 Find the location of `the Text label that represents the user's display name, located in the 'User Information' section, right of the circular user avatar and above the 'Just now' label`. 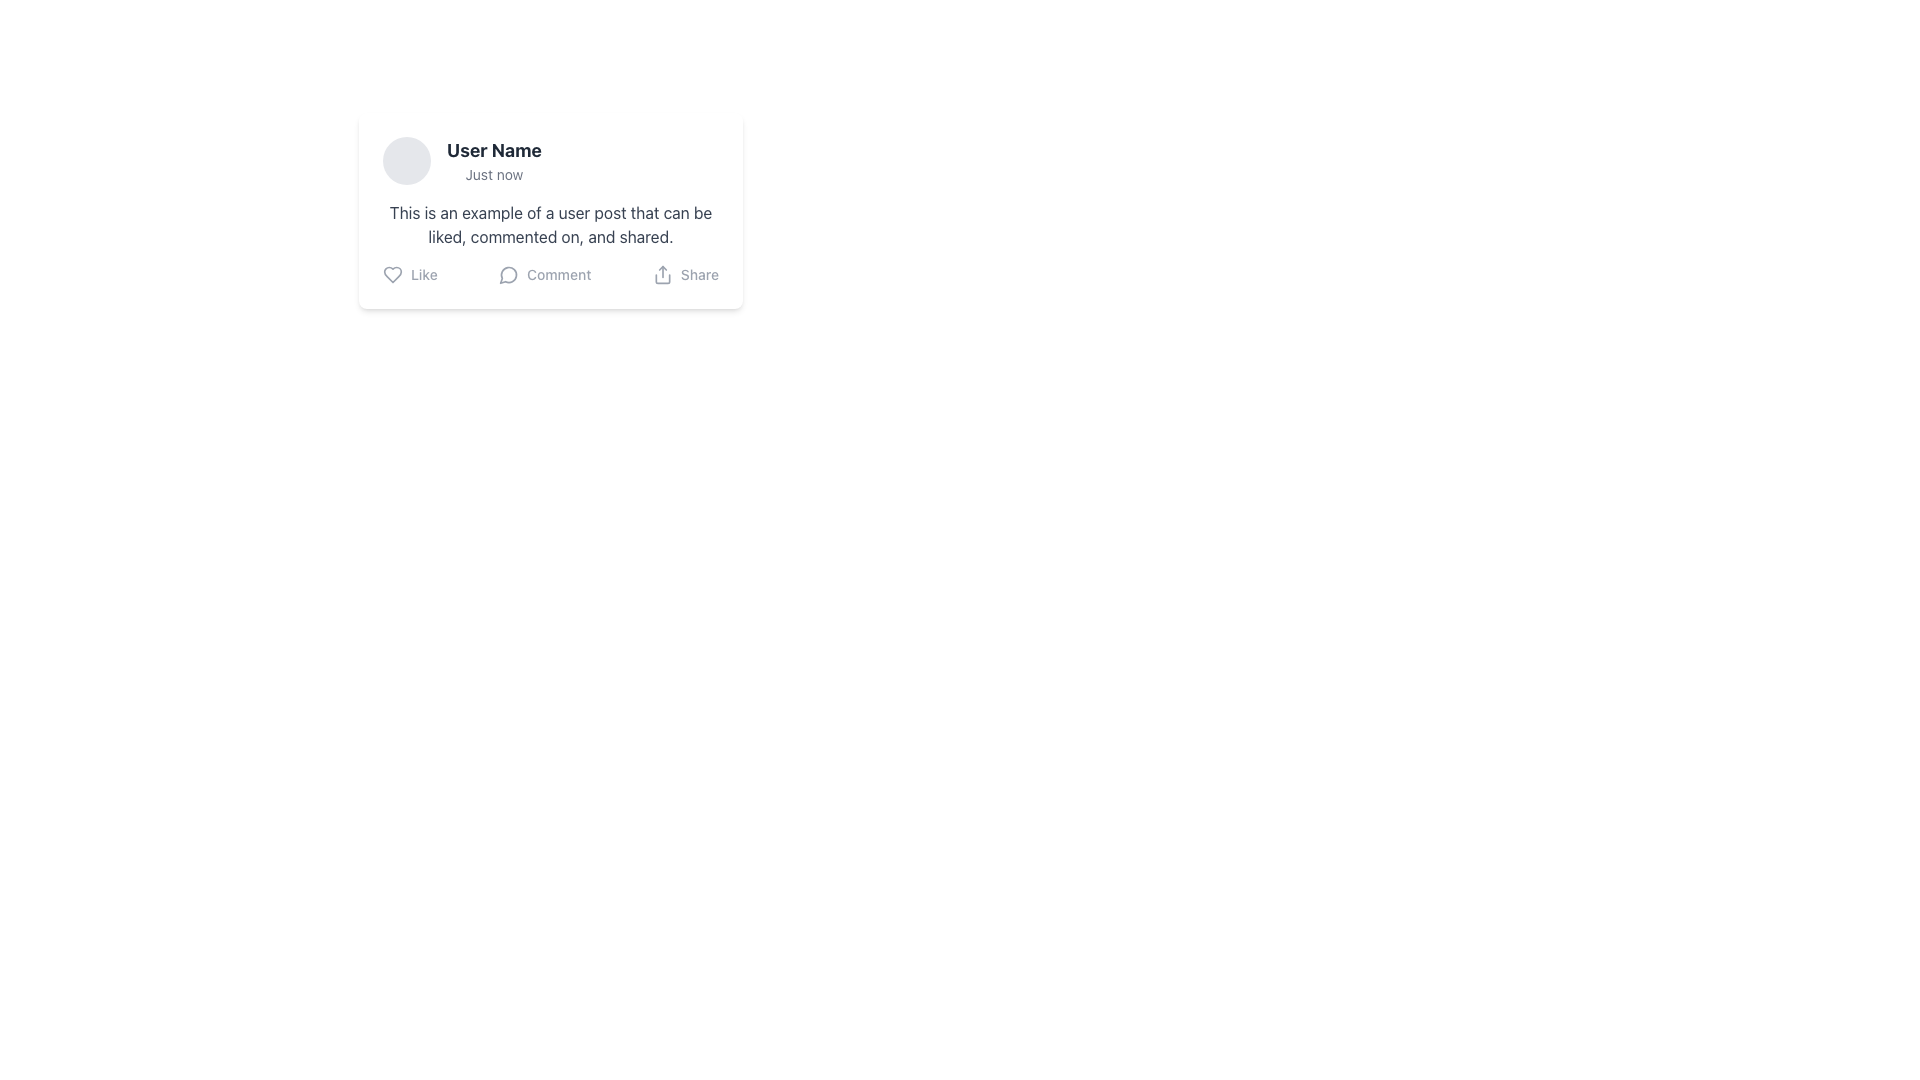

the Text label that represents the user's display name, located in the 'User Information' section, right of the circular user avatar and above the 'Just now' label is located at coordinates (494, 149).